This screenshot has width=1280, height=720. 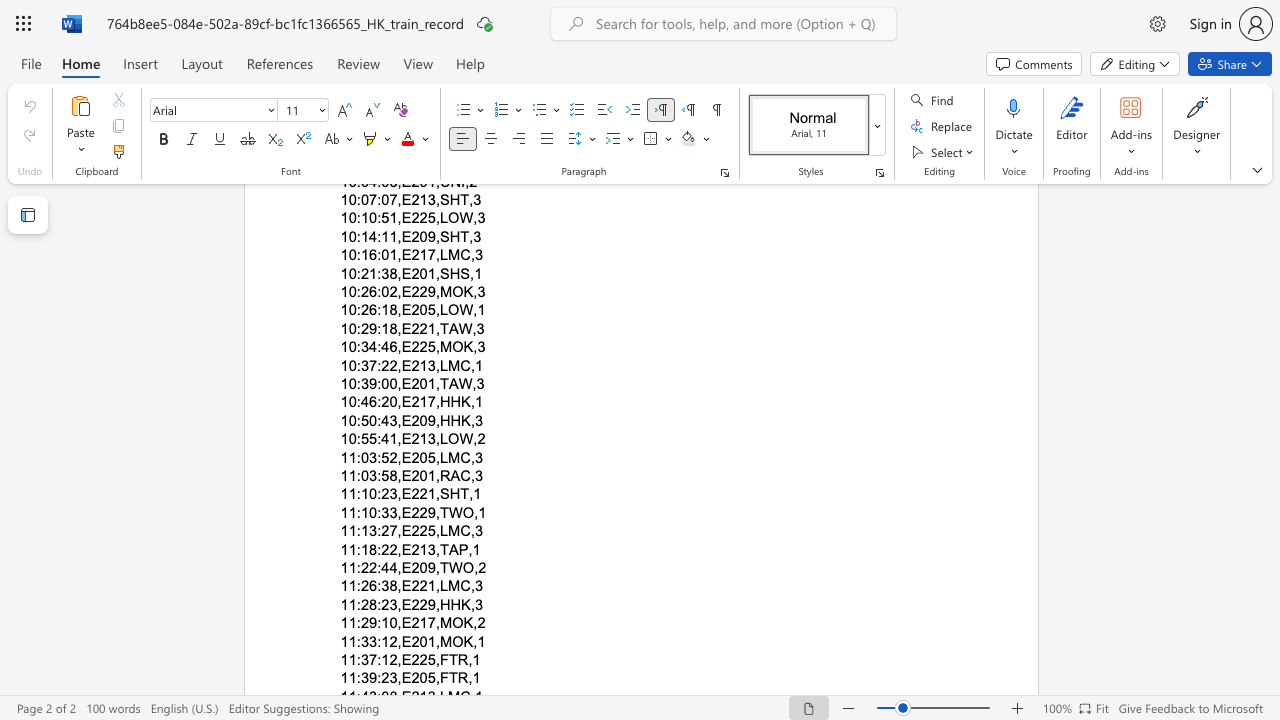 I want to click on the subset text "3:27,E225,LMC," within the text "11:13:27,E225,LMC,3", so click(x=369, y=530).